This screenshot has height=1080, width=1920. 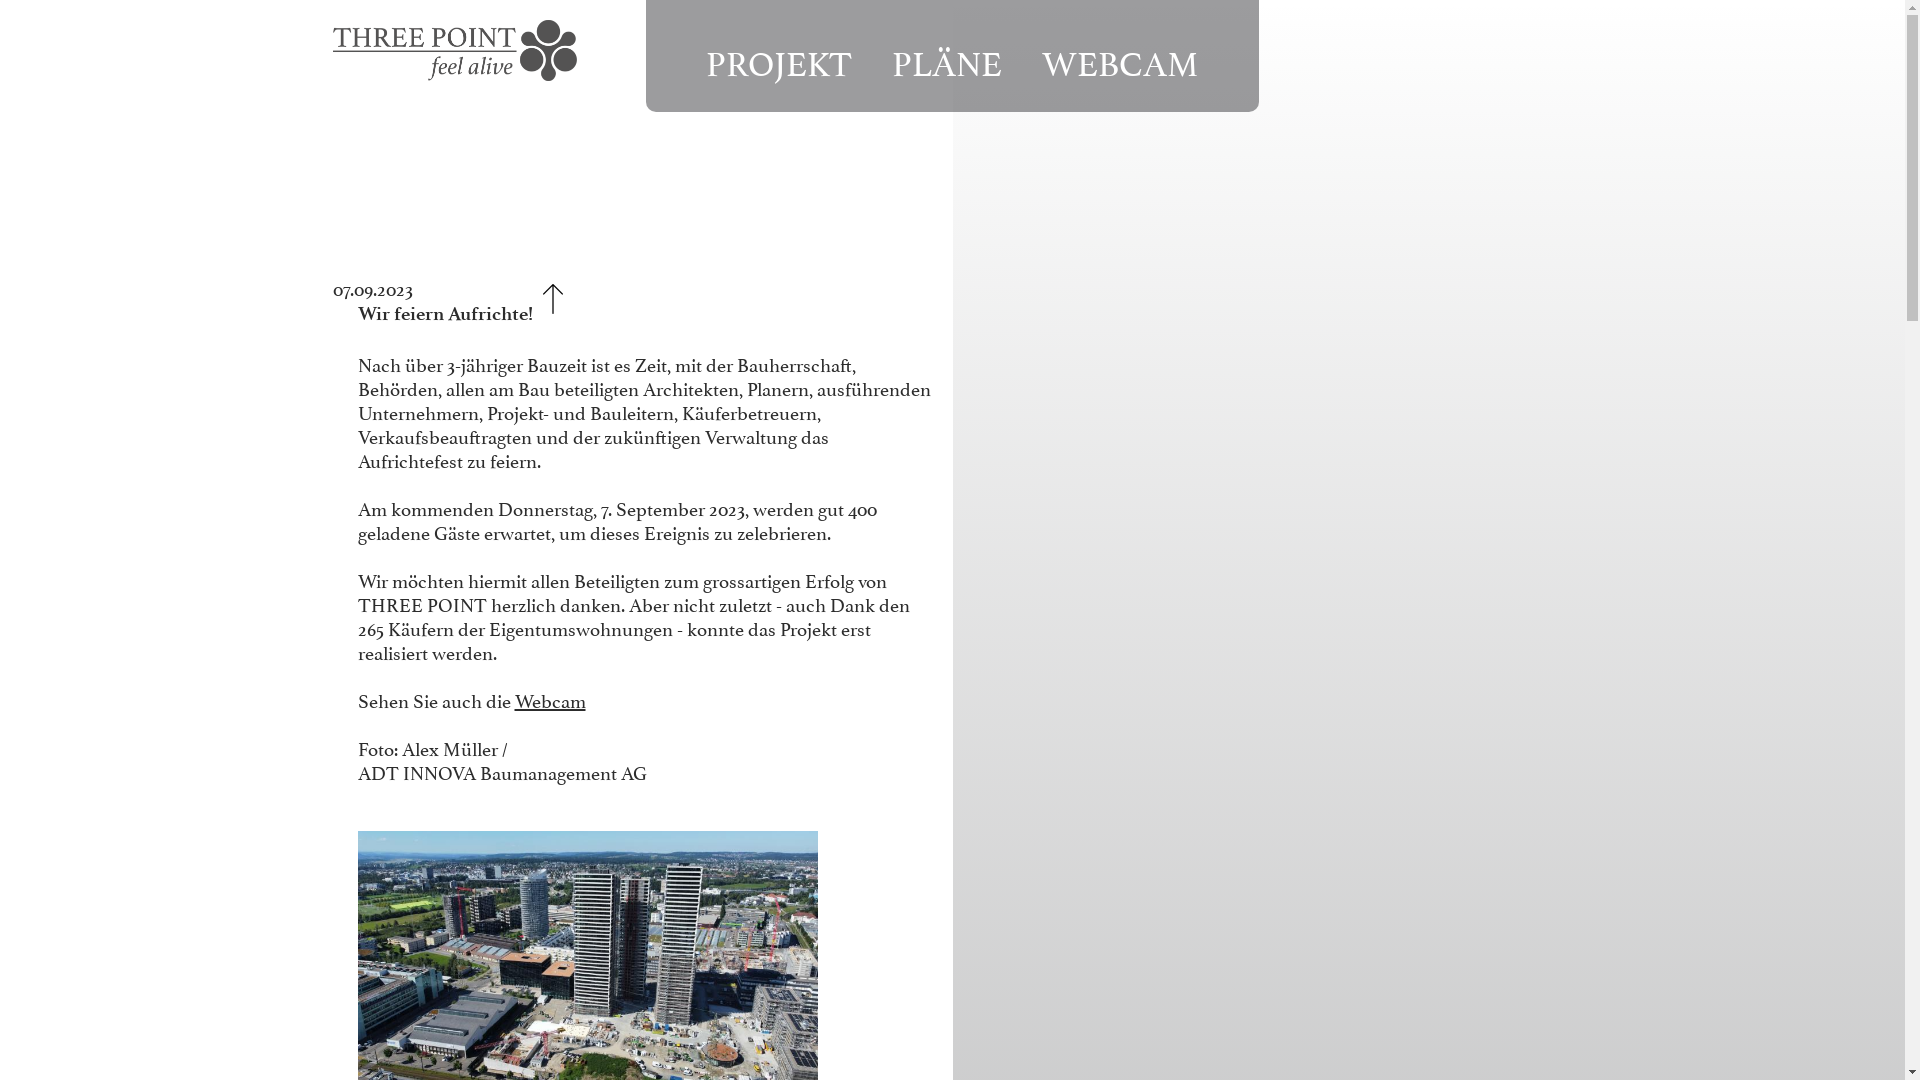 I want to click on 'WEBCAM', so click(x=1120, y=59).